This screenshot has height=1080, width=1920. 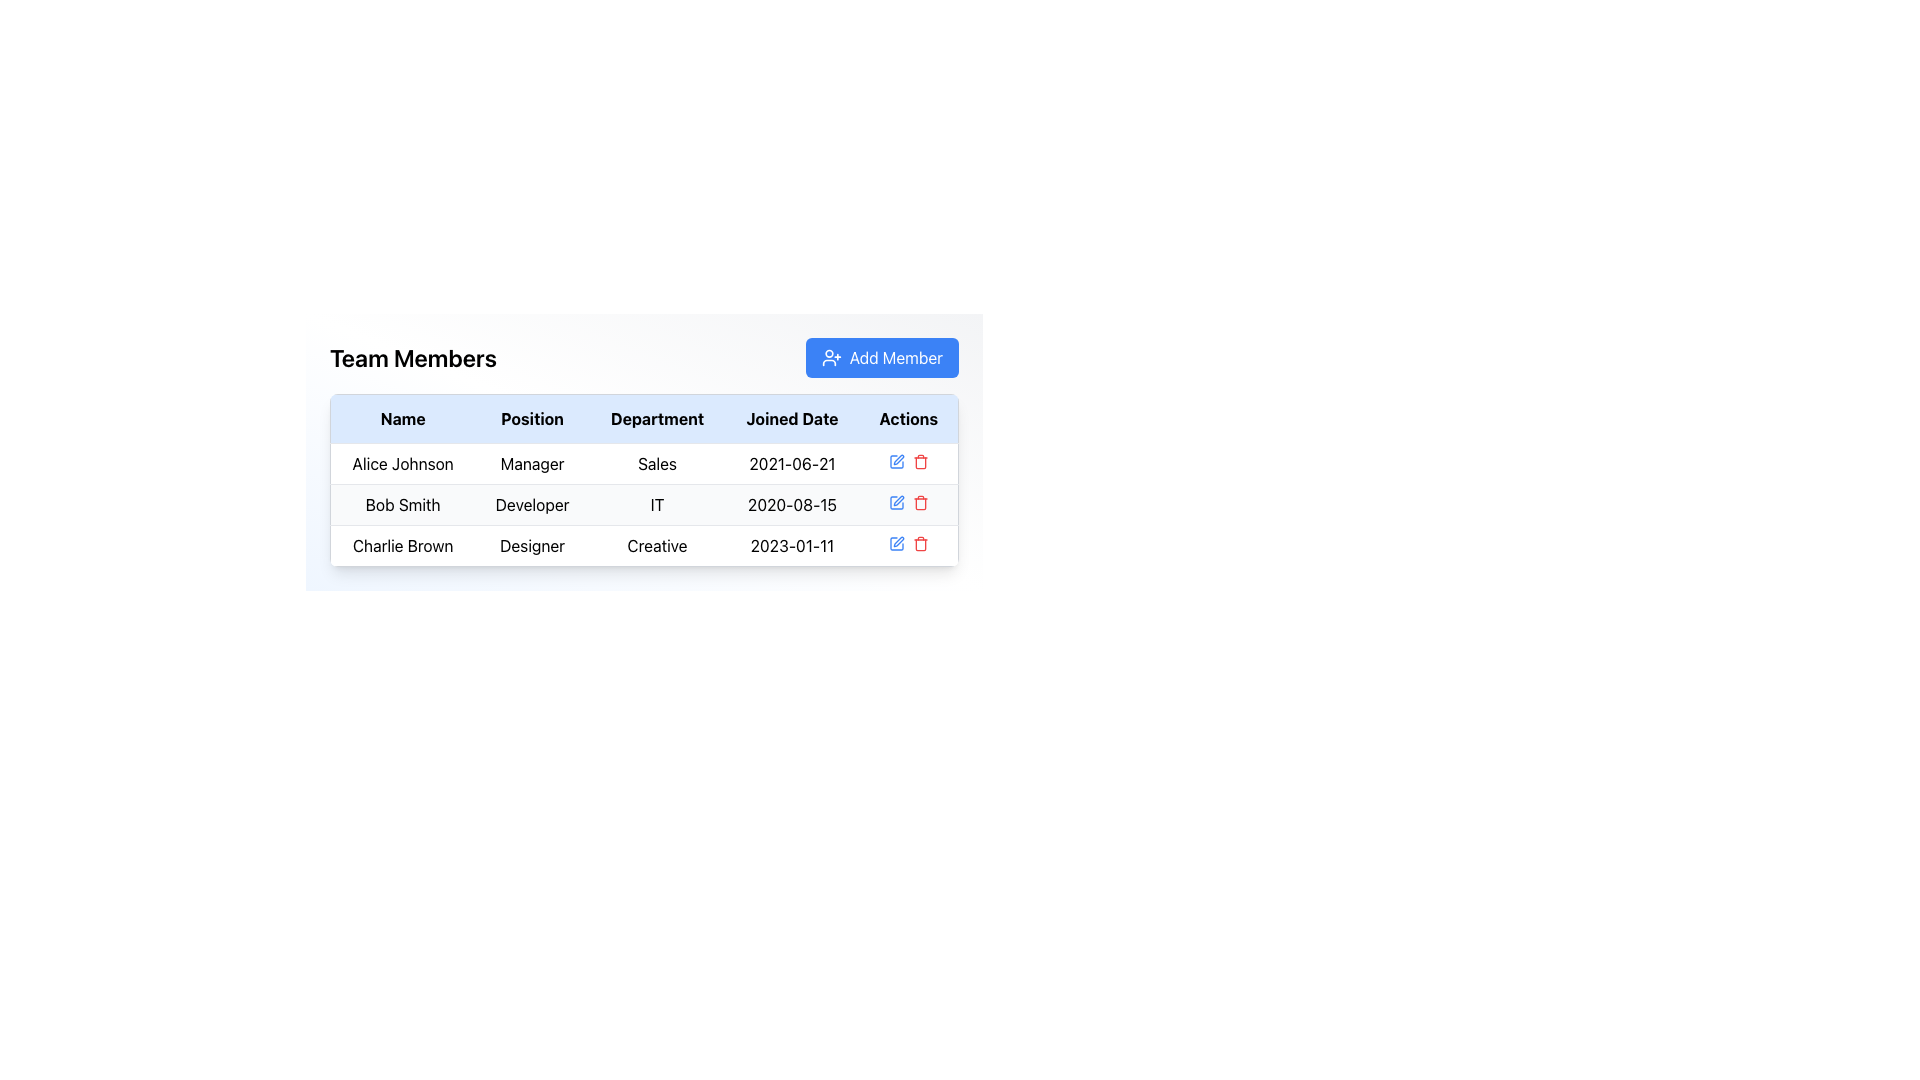 What do you see at coordinates (908, 418) in the screenshot?
I see `the 'Actions' Table Header Cell which is the last column header in the grid, styled with bold black text on a light blue background` at bounding box center [908, 418].